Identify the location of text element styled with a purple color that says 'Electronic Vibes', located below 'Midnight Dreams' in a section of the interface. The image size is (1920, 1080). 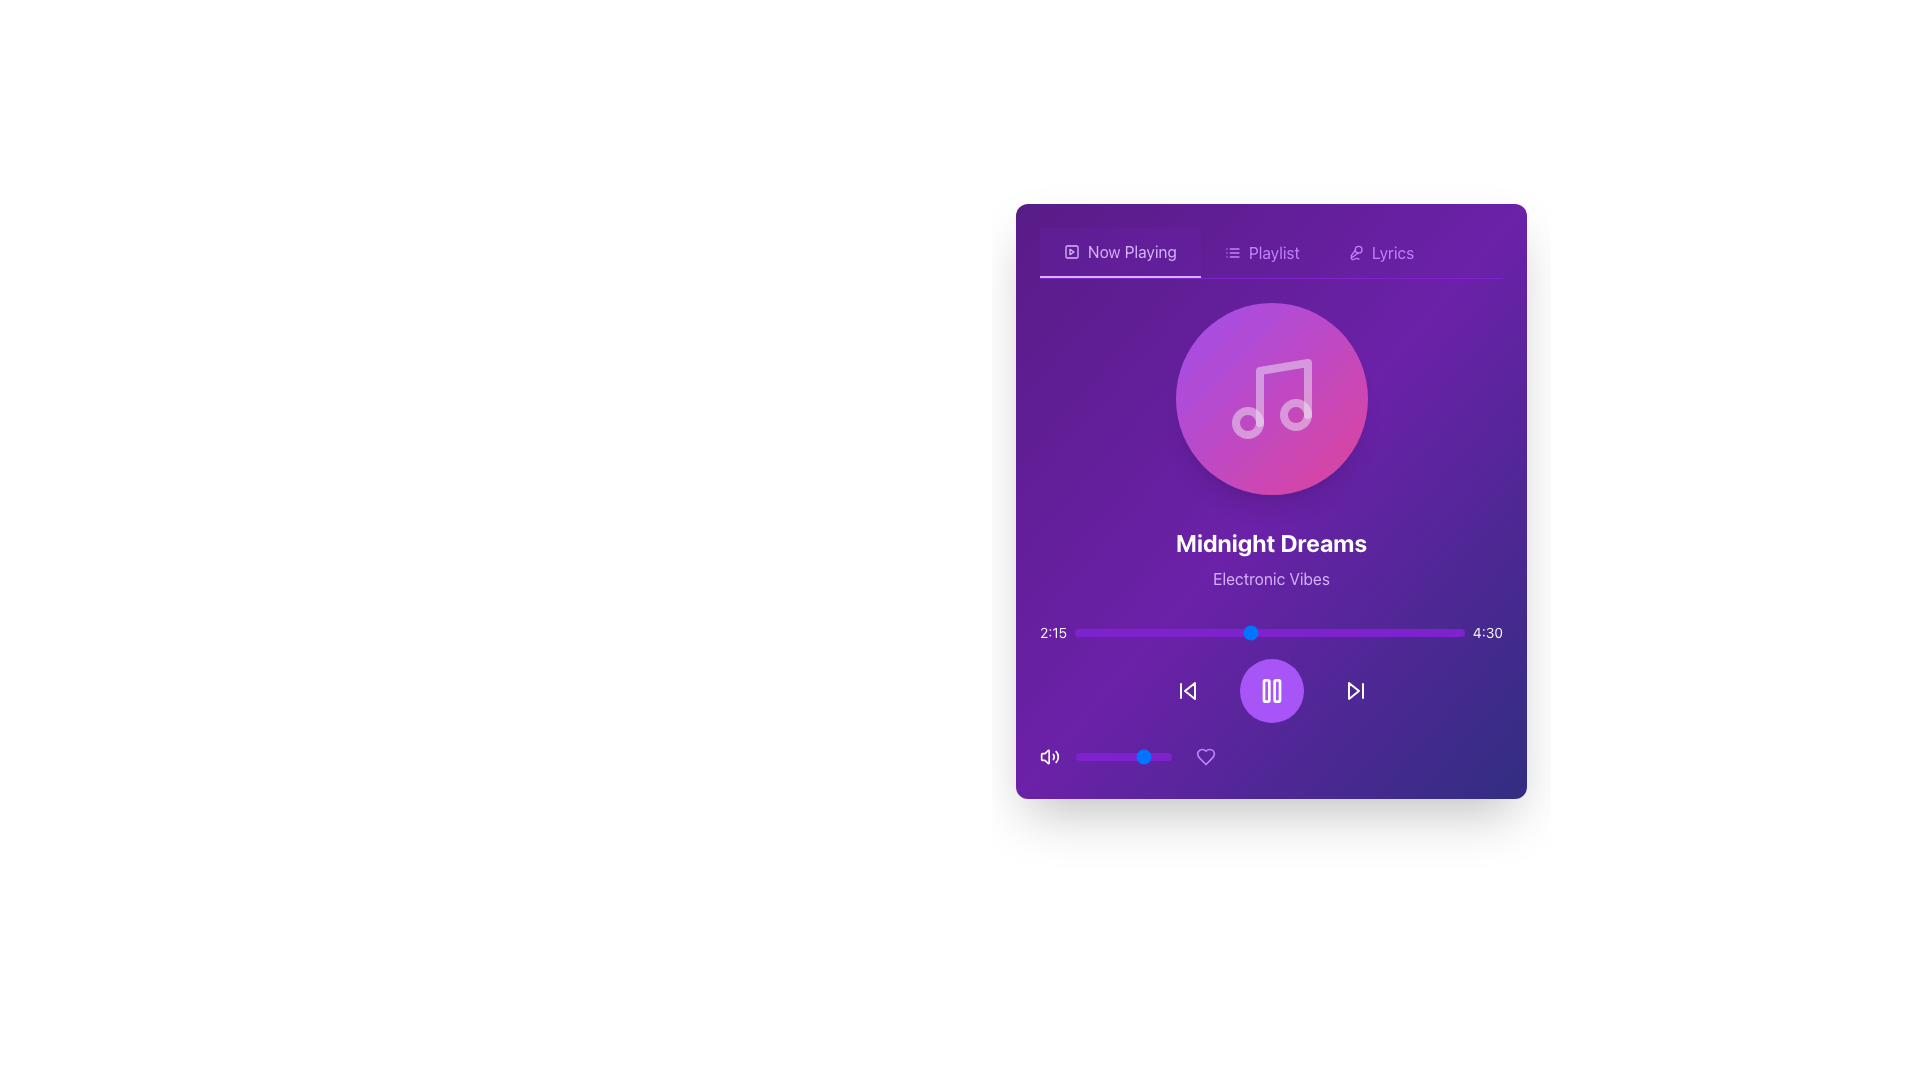
(1270, 578).